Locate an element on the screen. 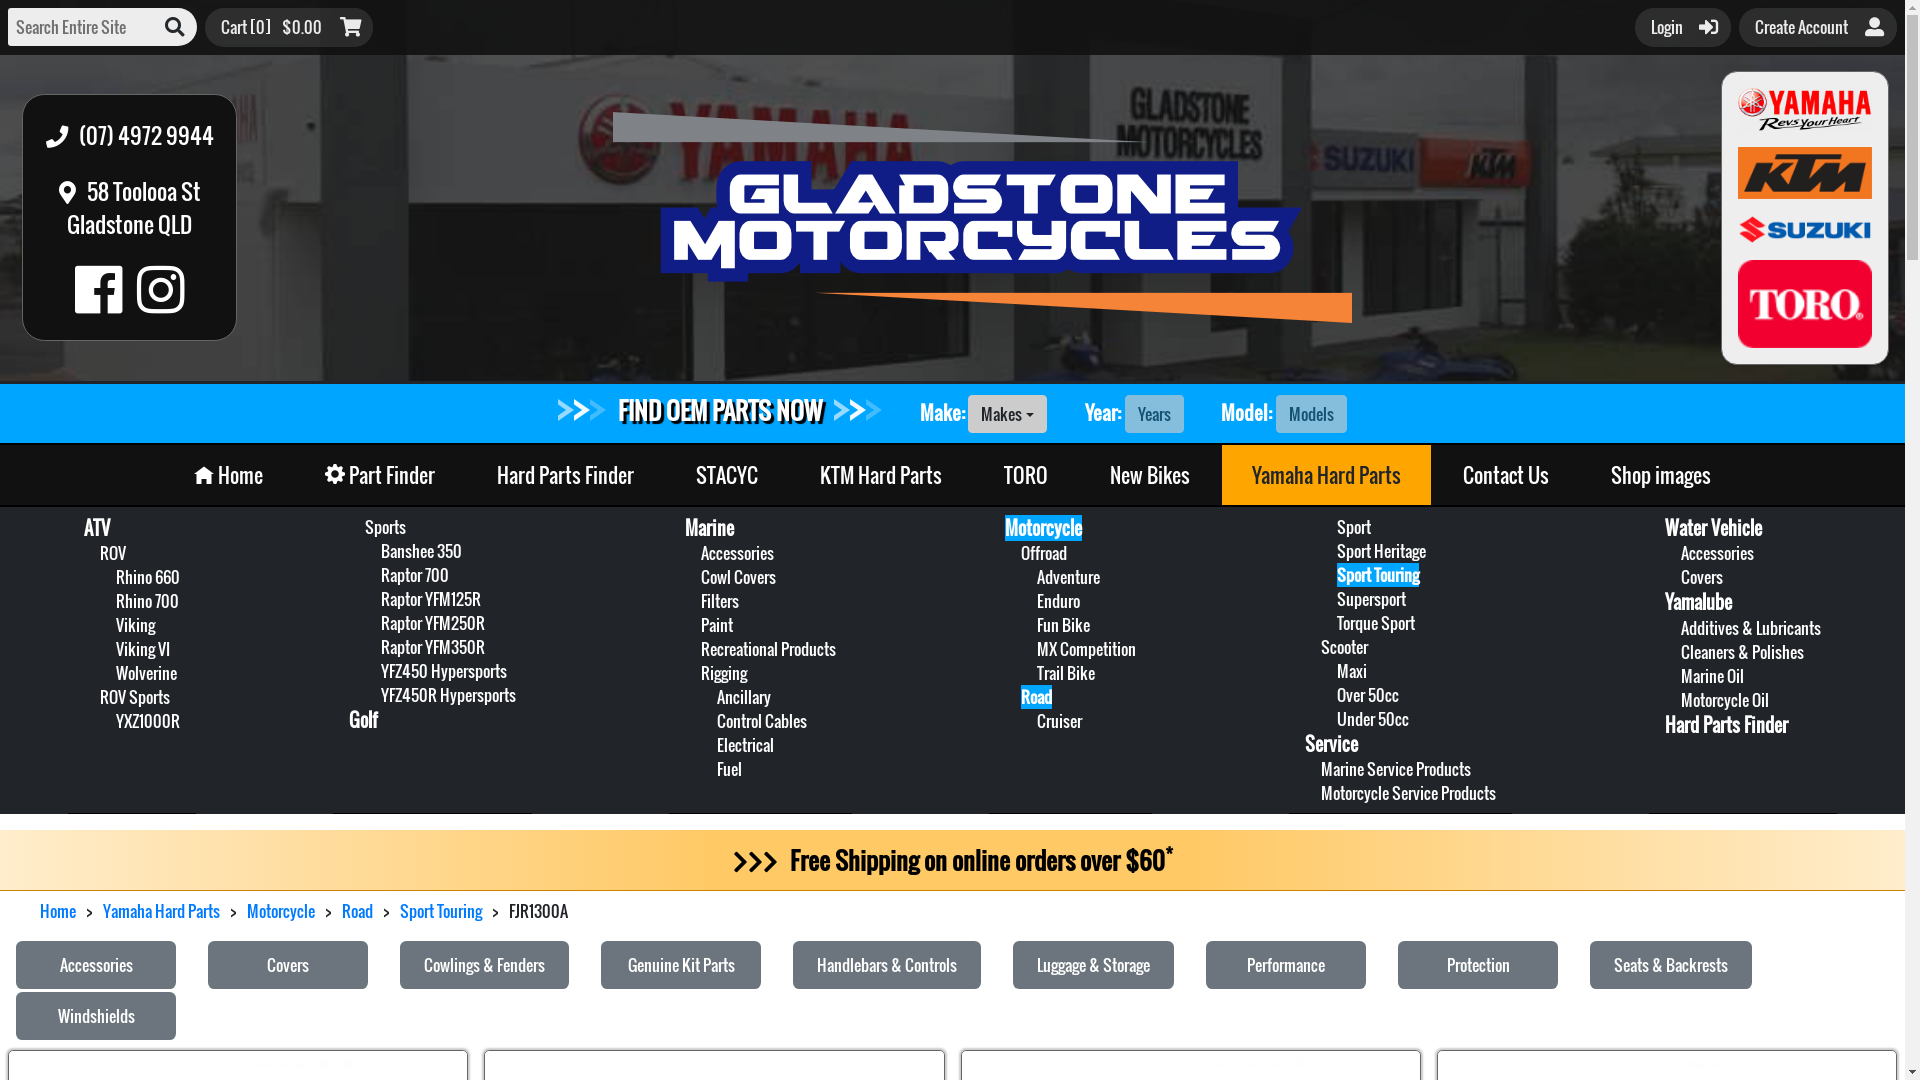  'Adventure' is located at coordinates (1036, 577).